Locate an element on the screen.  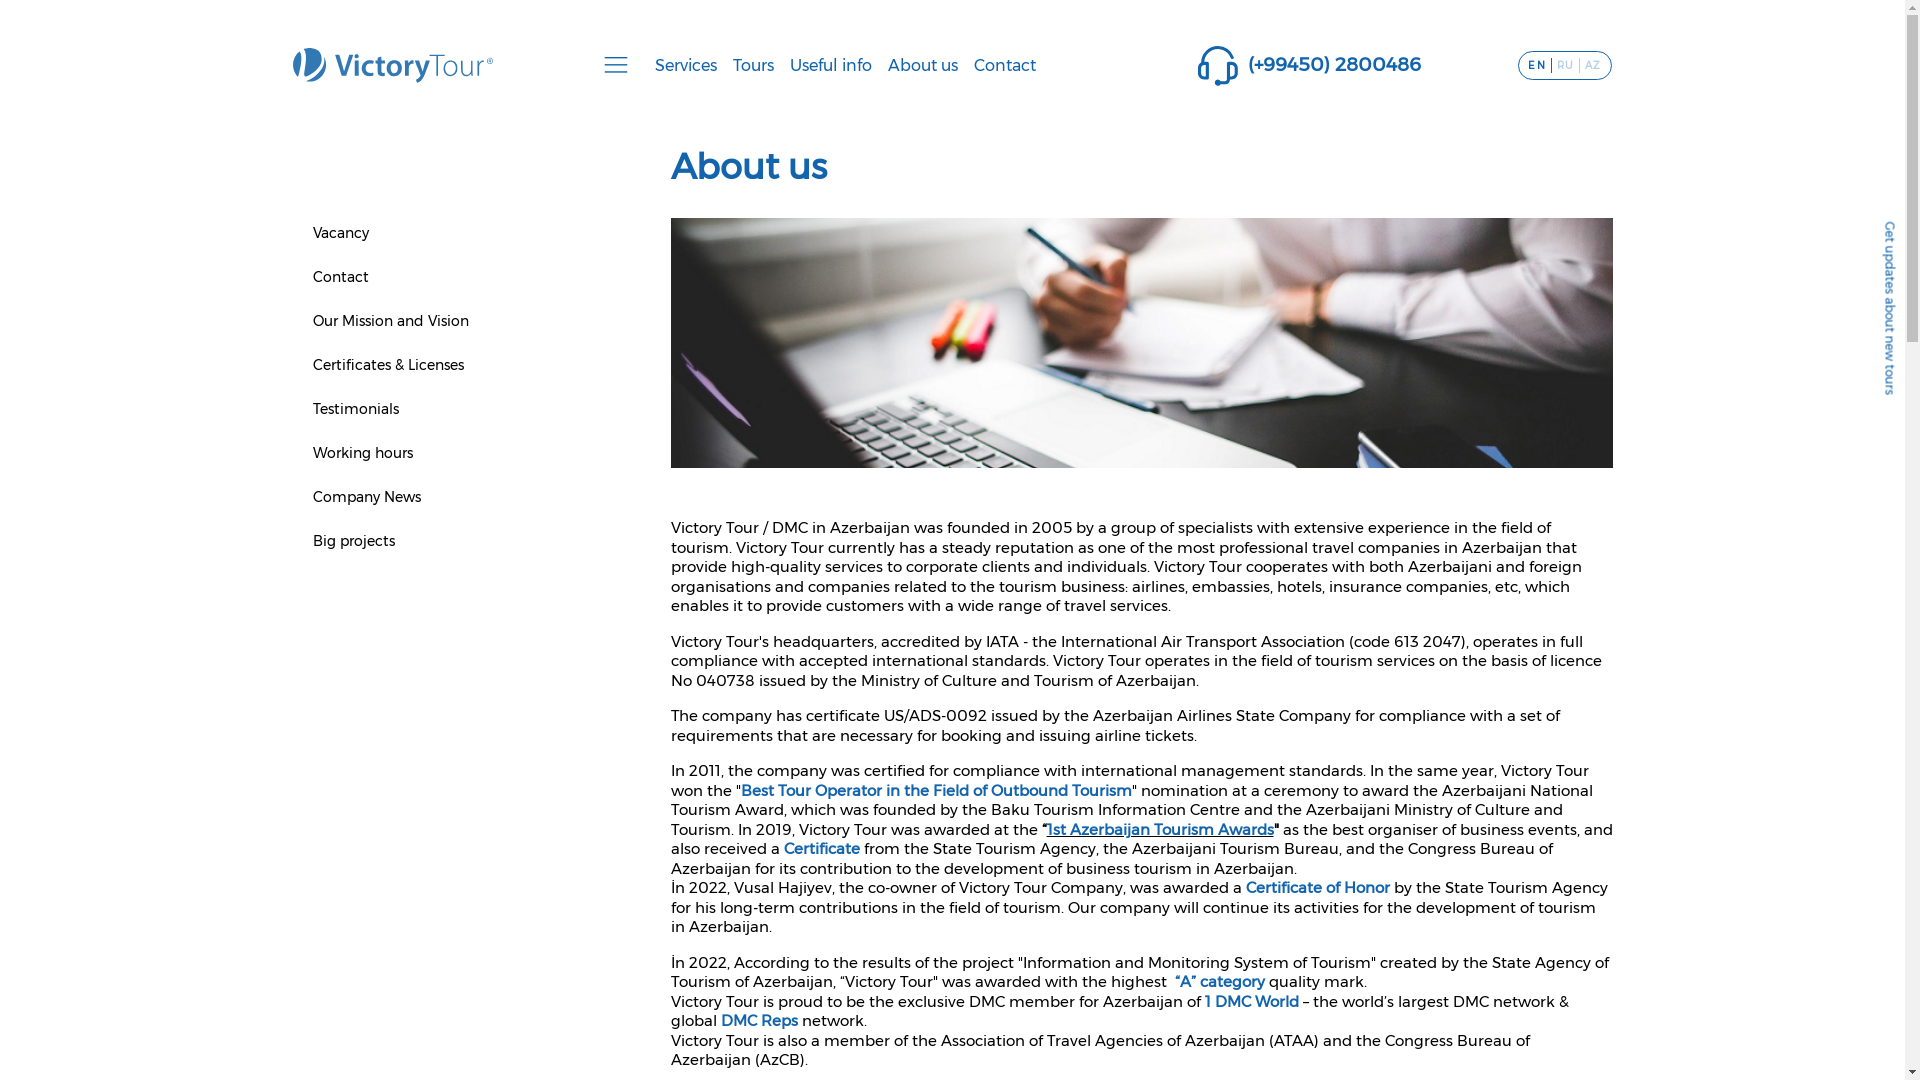
'1 DMC World' is located at coordinates (1251, 1001).